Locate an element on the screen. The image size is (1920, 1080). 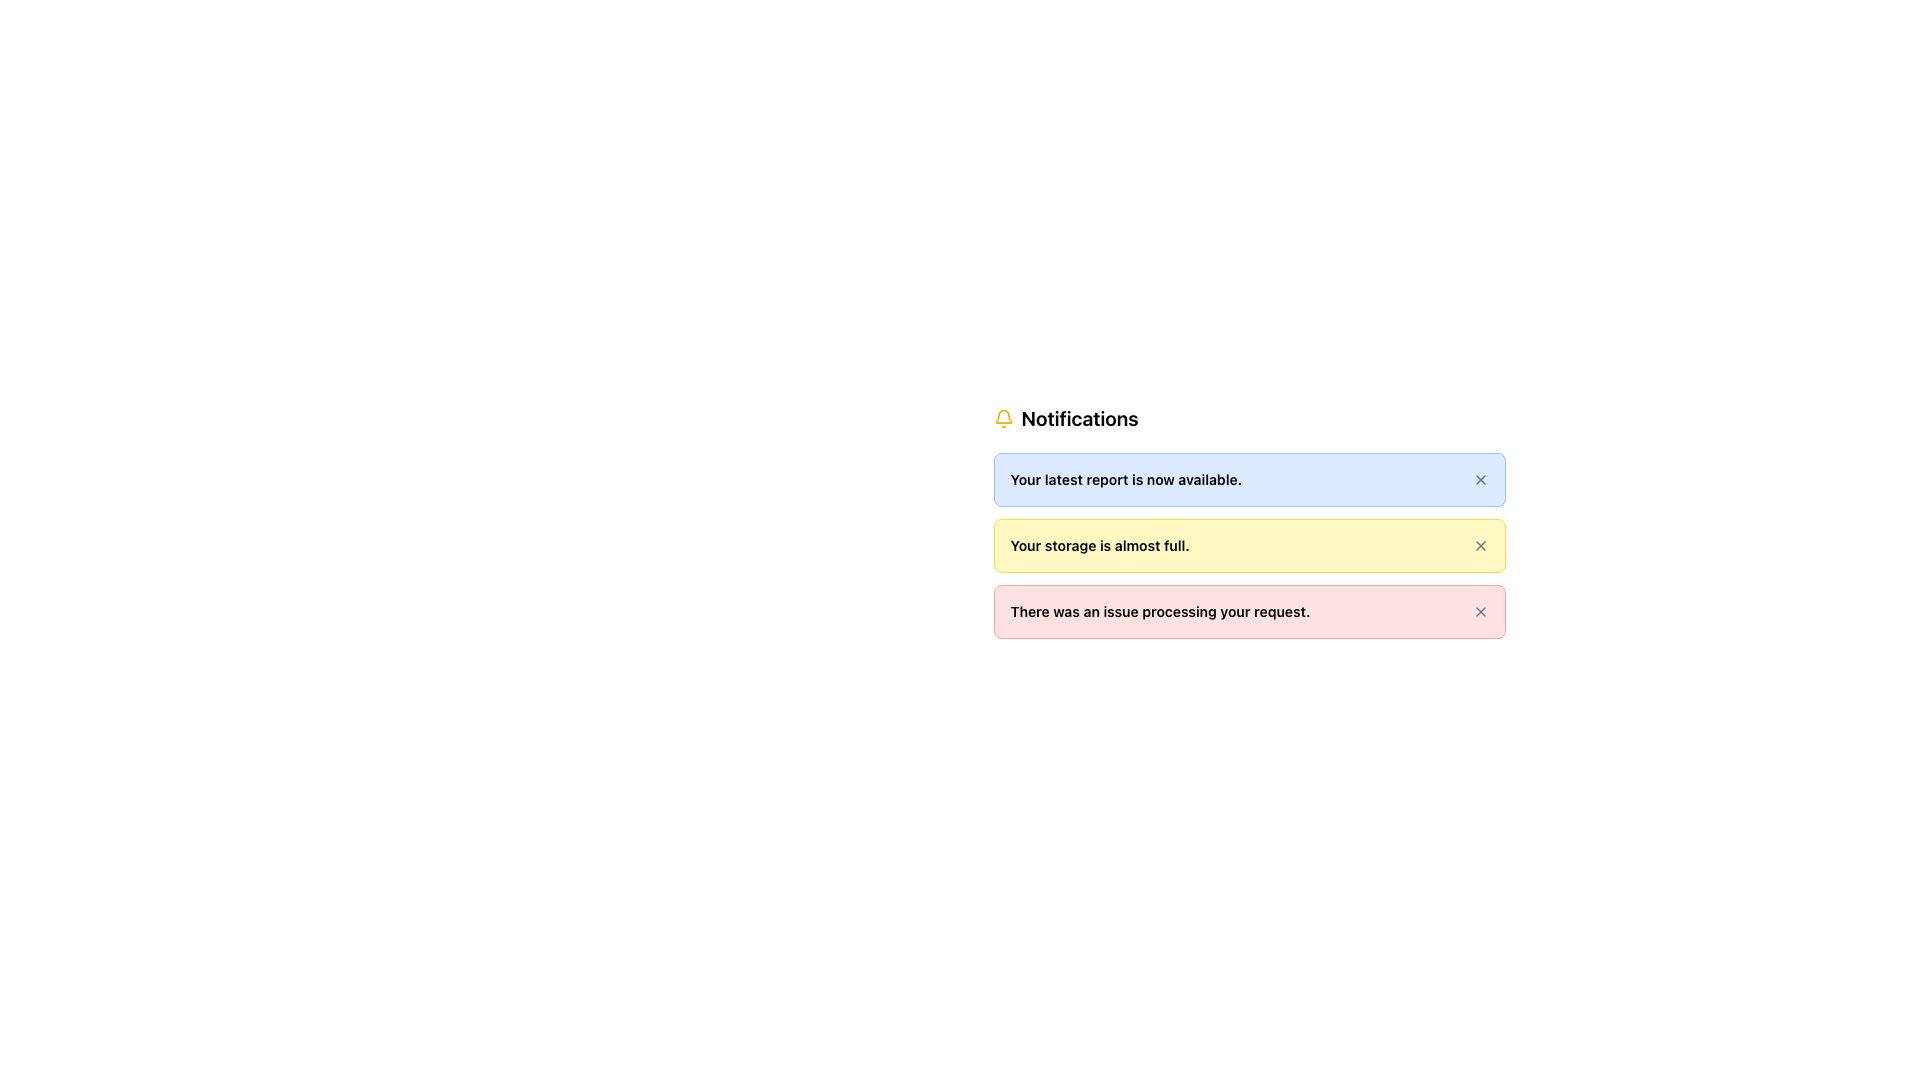
the second notification card in the notifications panel is located at coordinates (1248, 520).